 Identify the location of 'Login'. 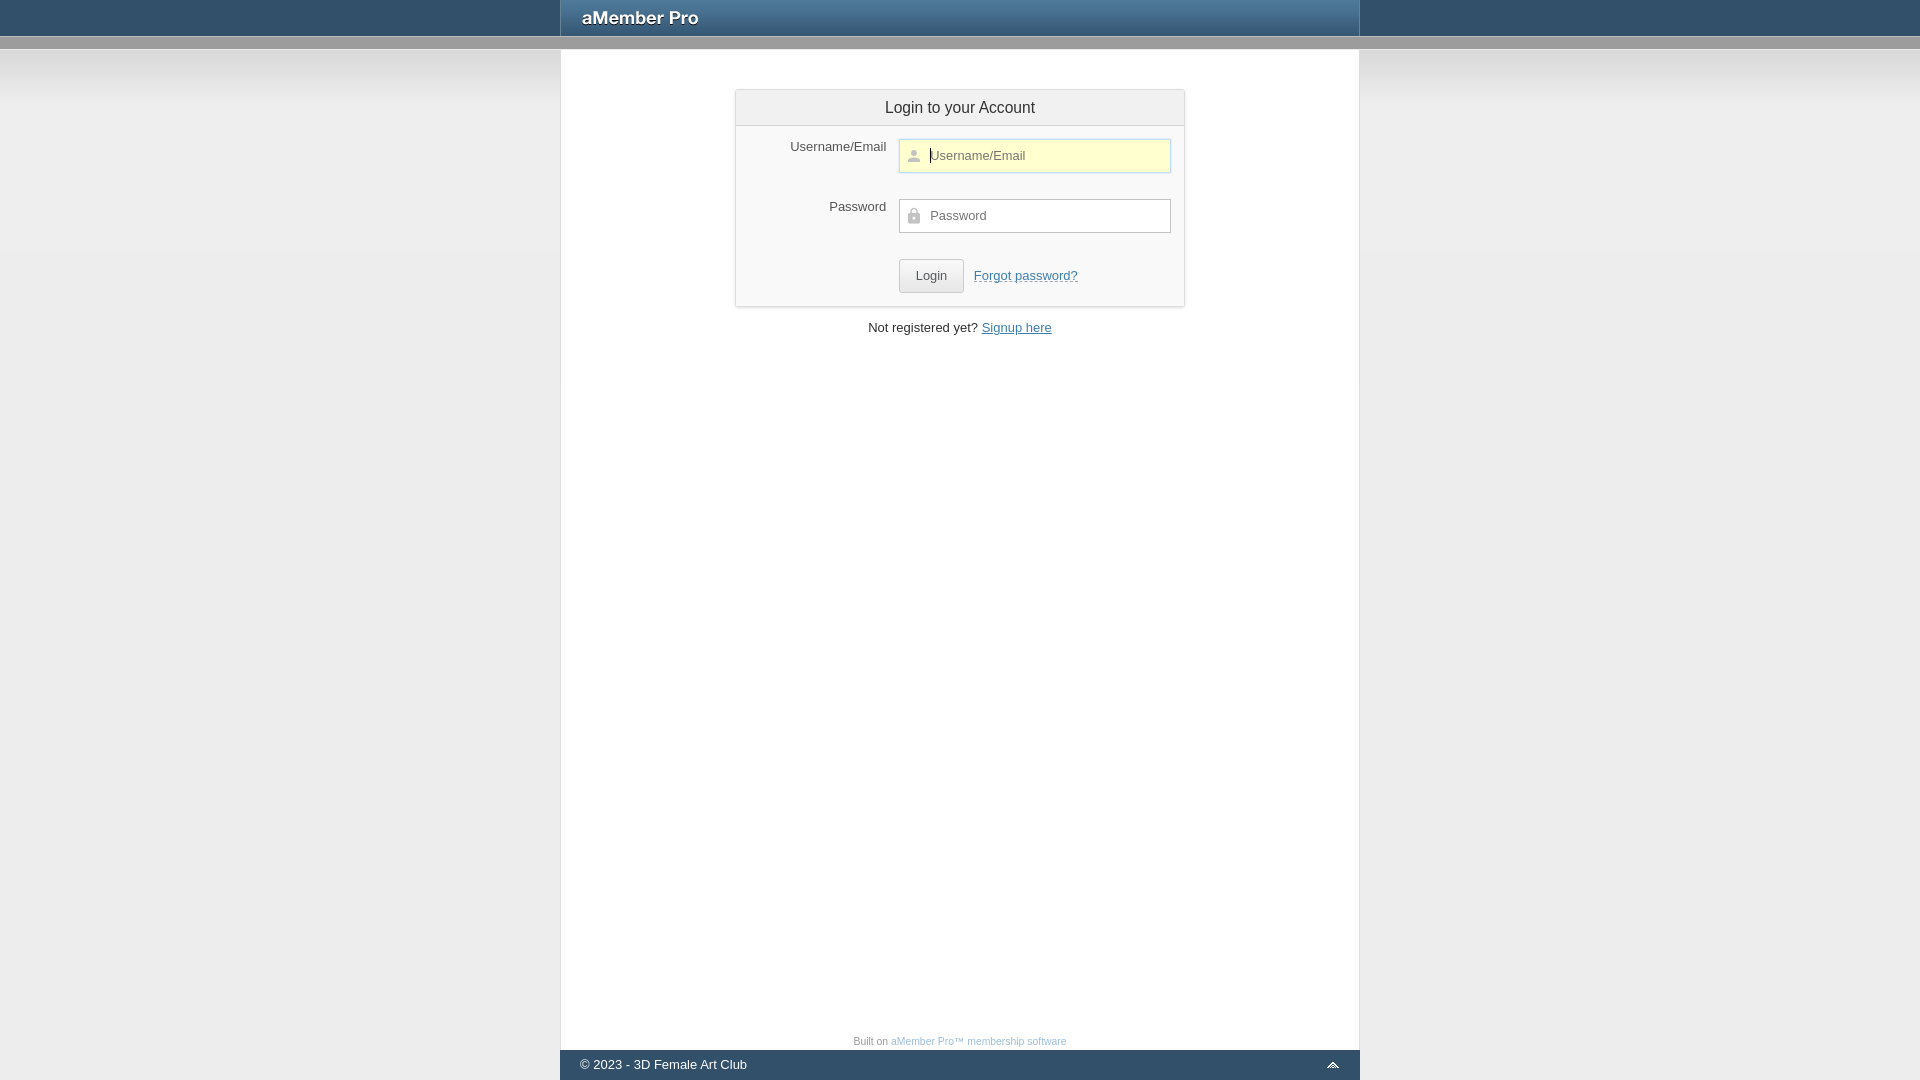
(930, 276).